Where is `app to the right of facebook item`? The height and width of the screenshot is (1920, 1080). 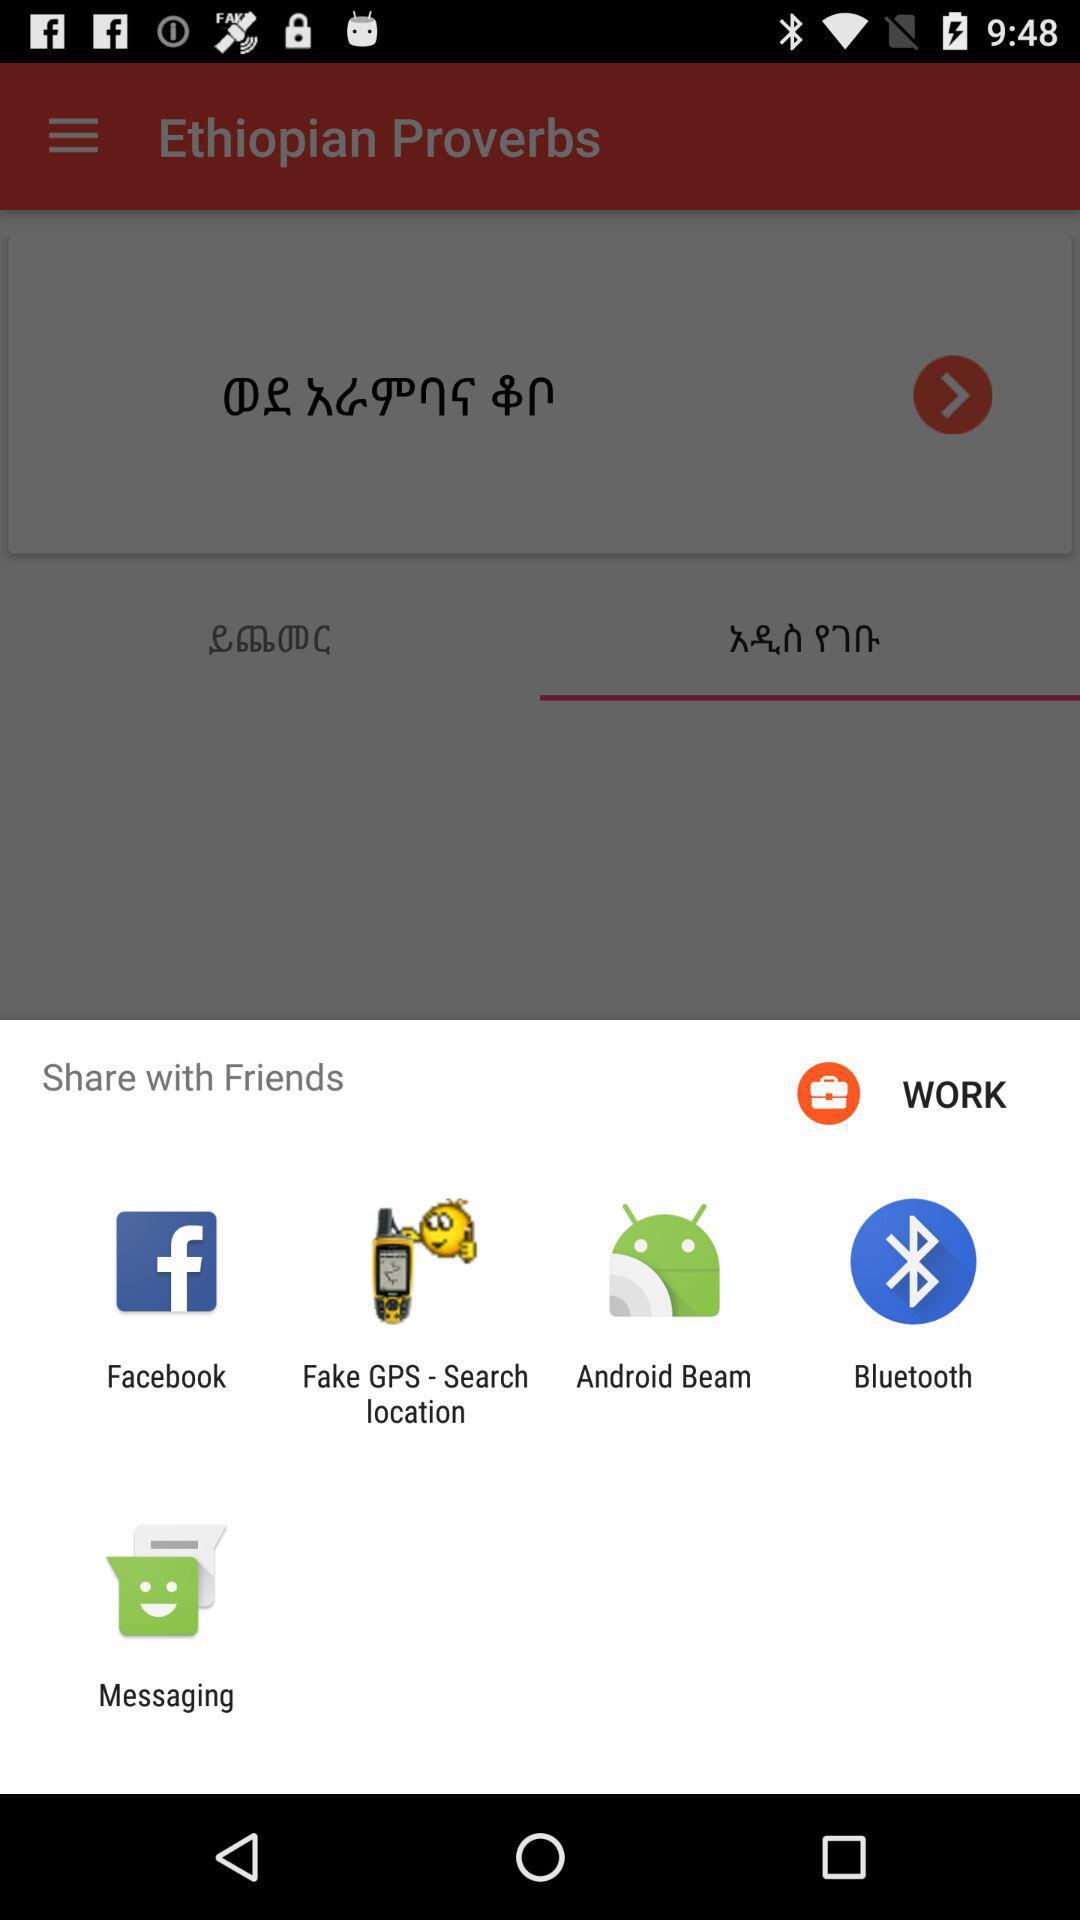 app to the right of facebook item is located at coordinates (414, 1392).